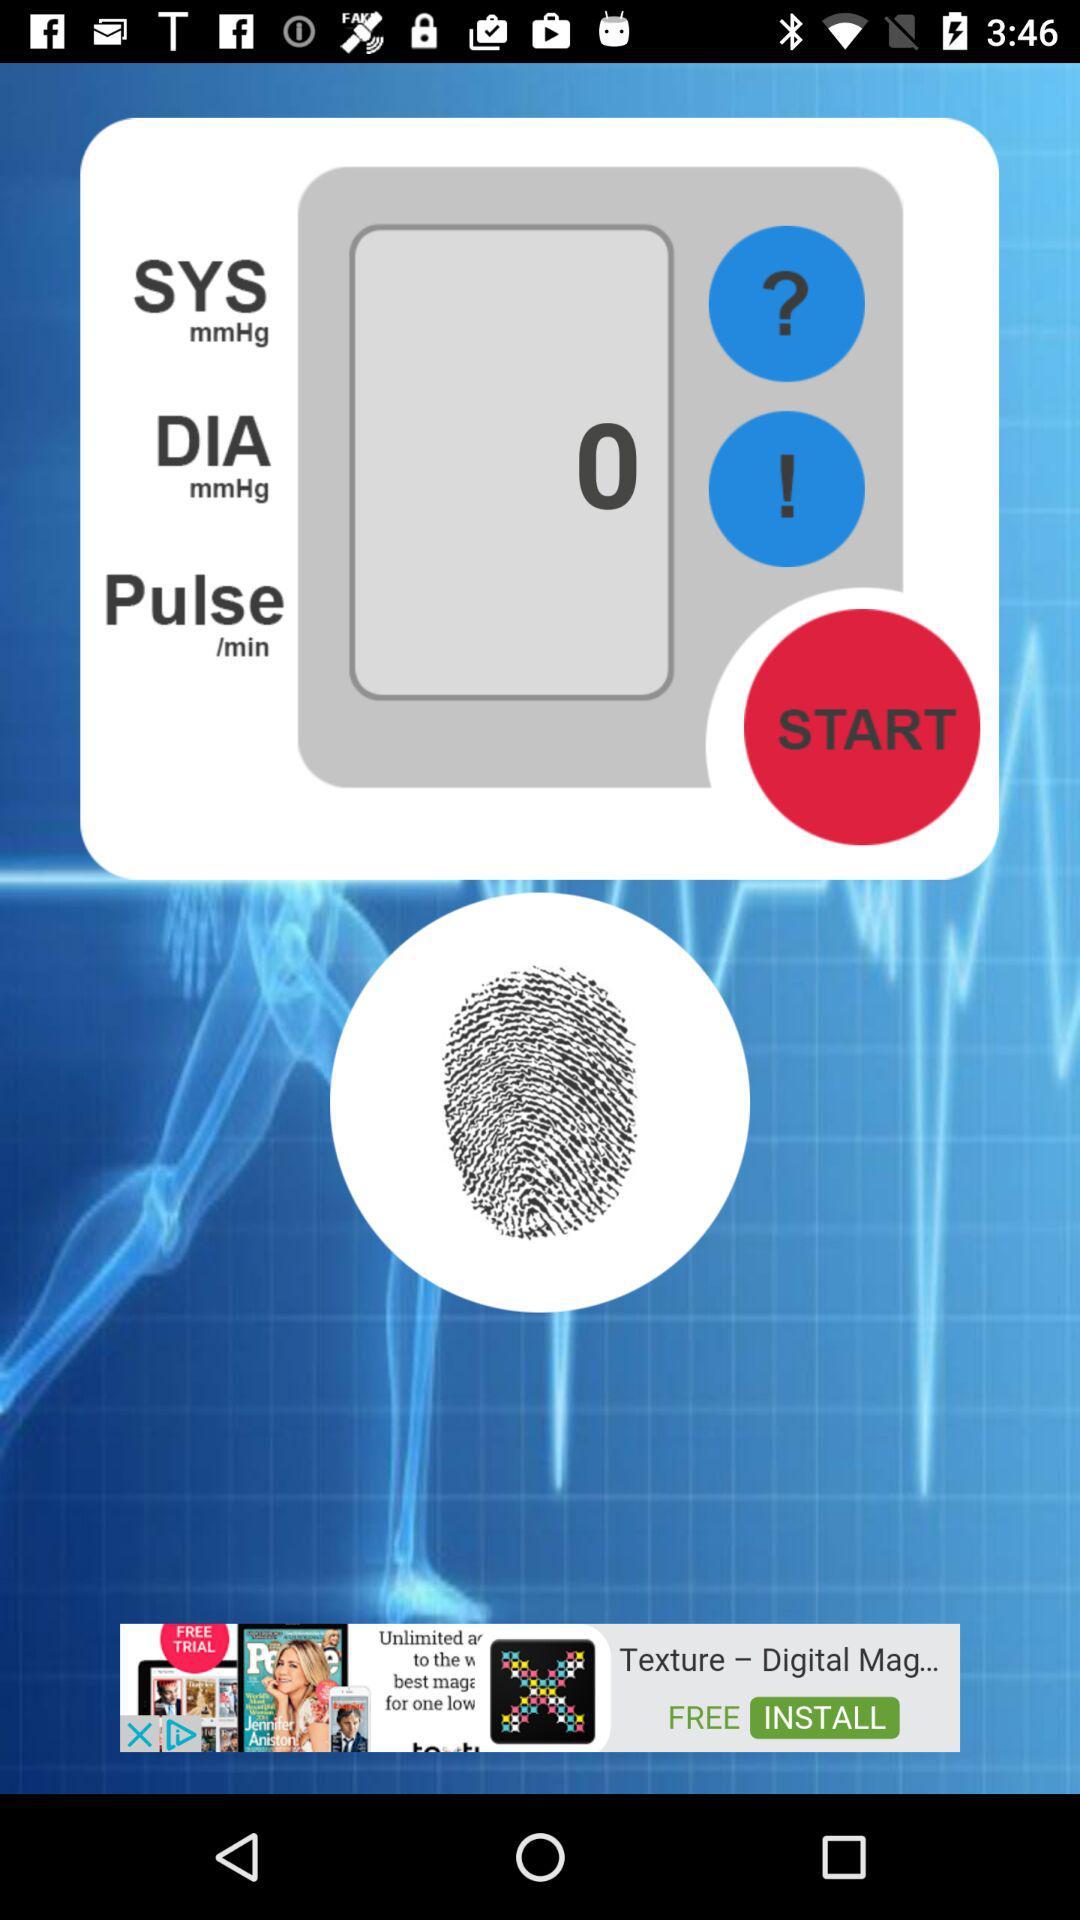  Describe the element at coordinates (785, 303) in the screenshot. I see `help option` at that location.